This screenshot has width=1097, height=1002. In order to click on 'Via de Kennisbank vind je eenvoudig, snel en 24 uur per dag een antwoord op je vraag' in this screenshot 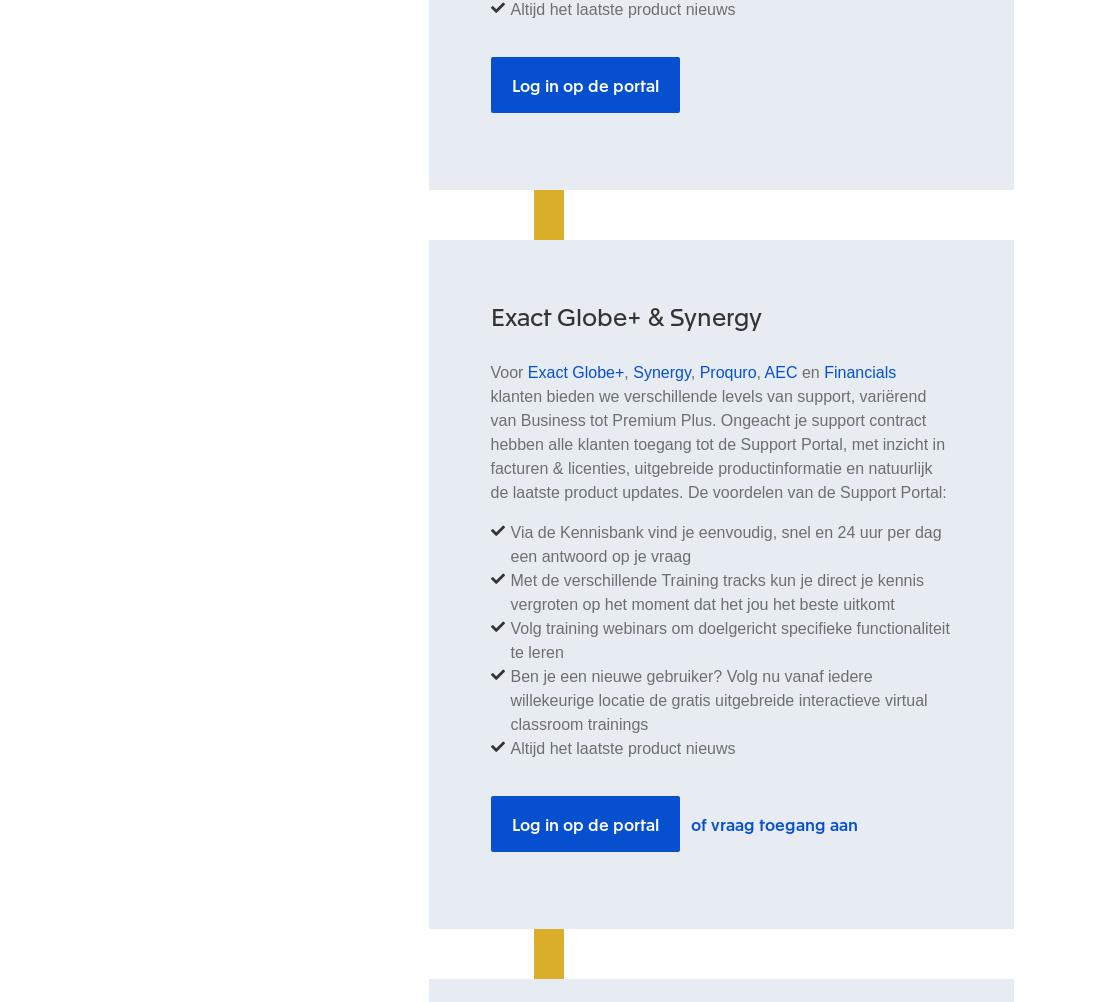, I will do `click(724, 543)`.